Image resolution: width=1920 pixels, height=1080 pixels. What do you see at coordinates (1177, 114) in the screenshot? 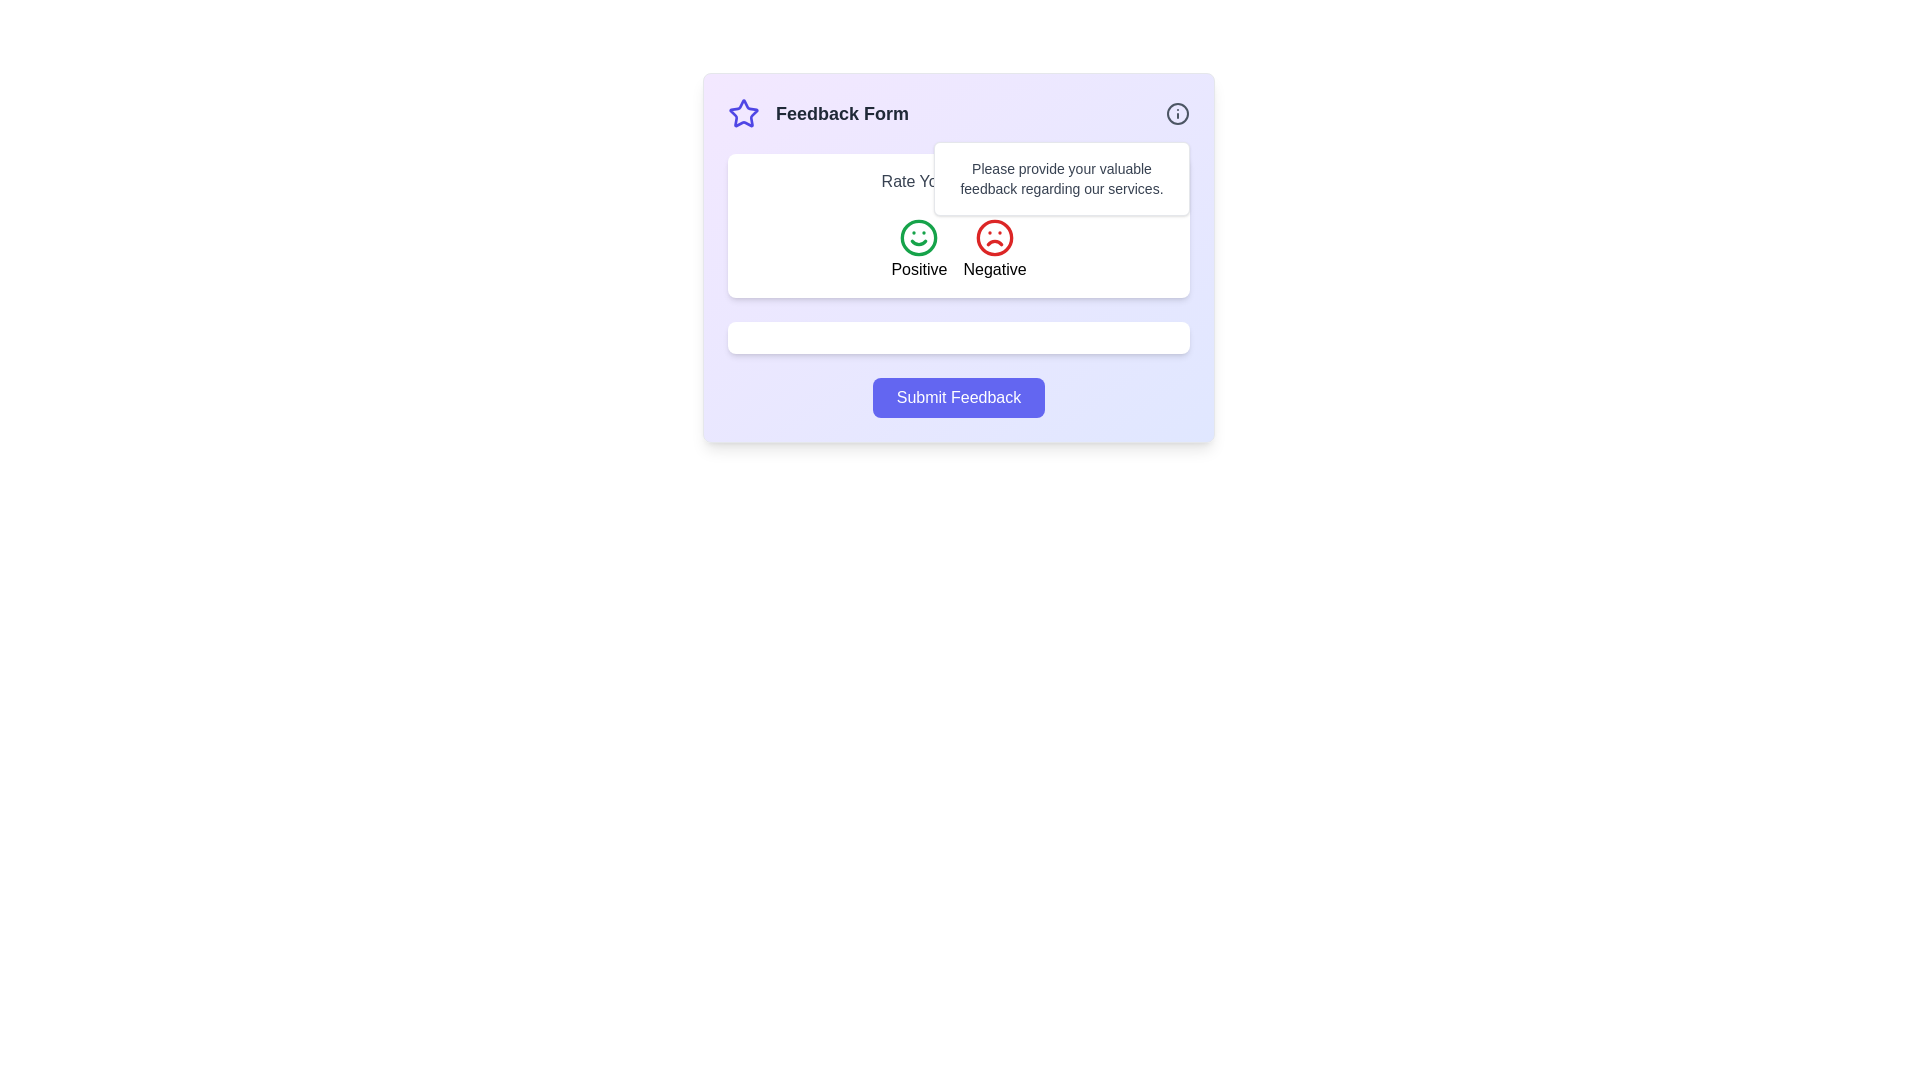
I see `the informational icon located at the top-right corner of the feedback form panel` at bounding box center [1177, 114].